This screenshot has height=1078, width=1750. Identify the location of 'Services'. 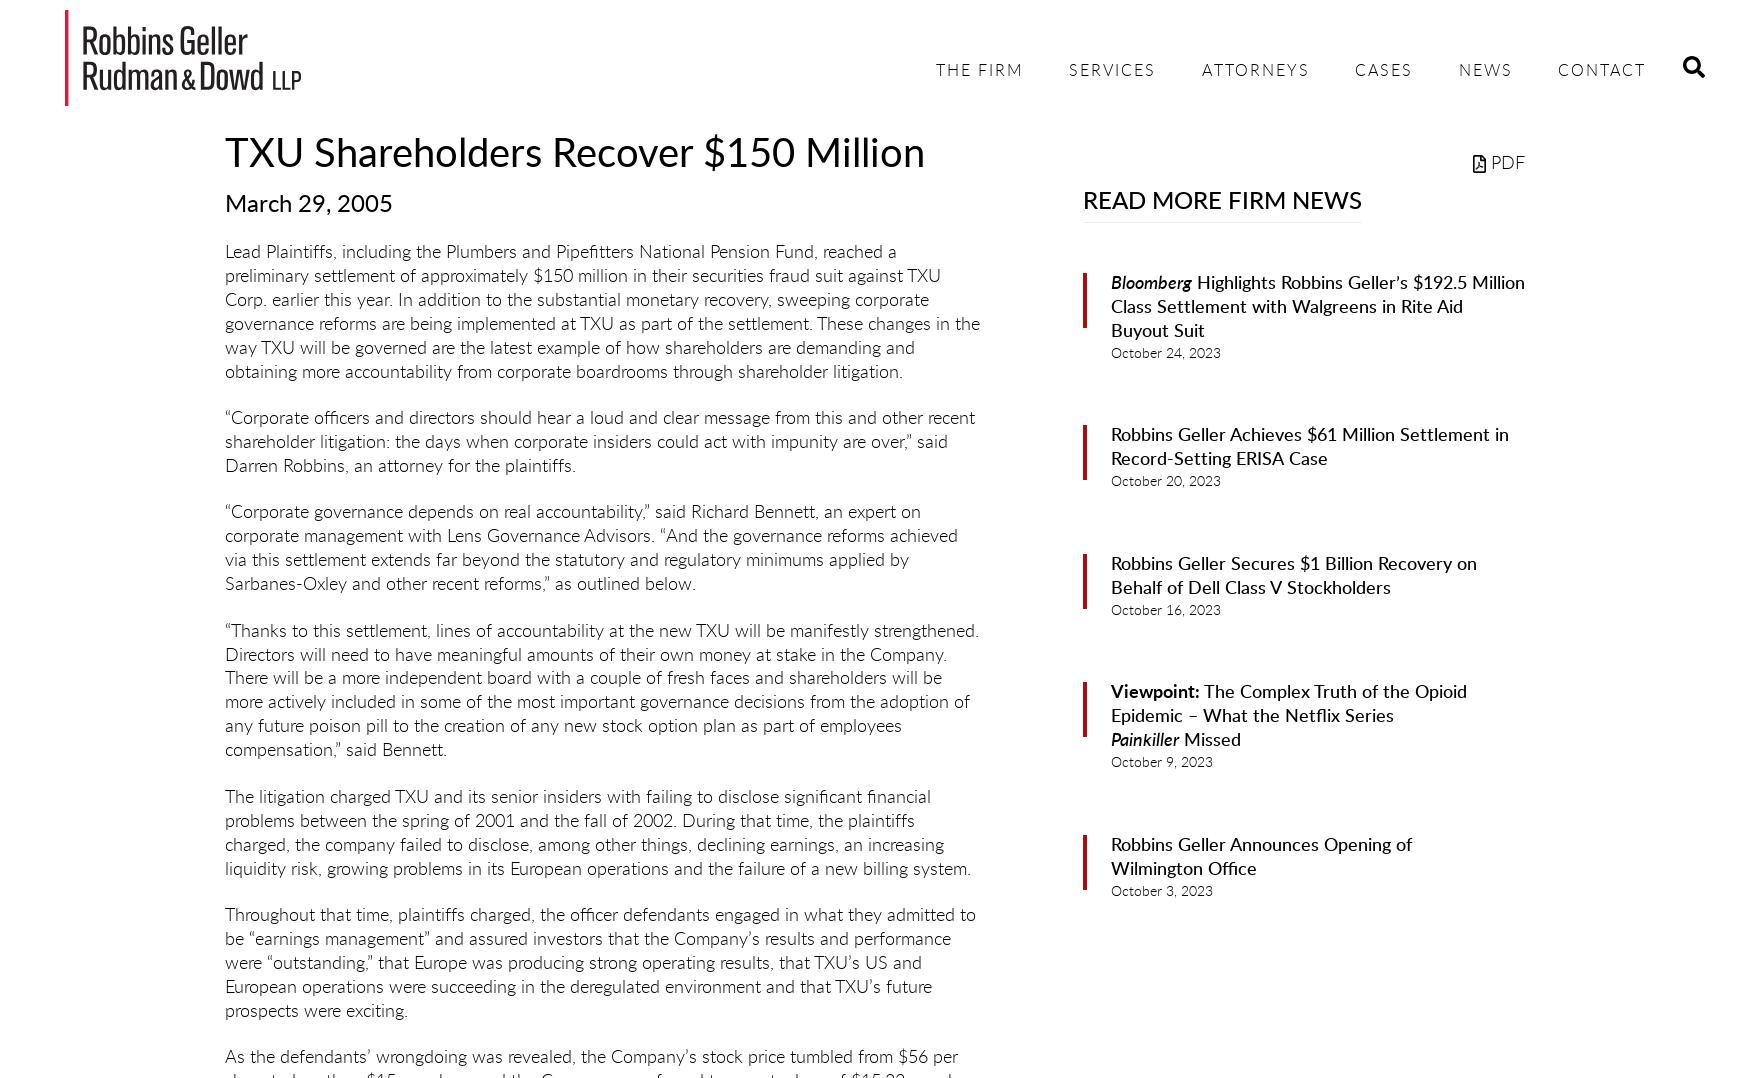
(1112, 71).